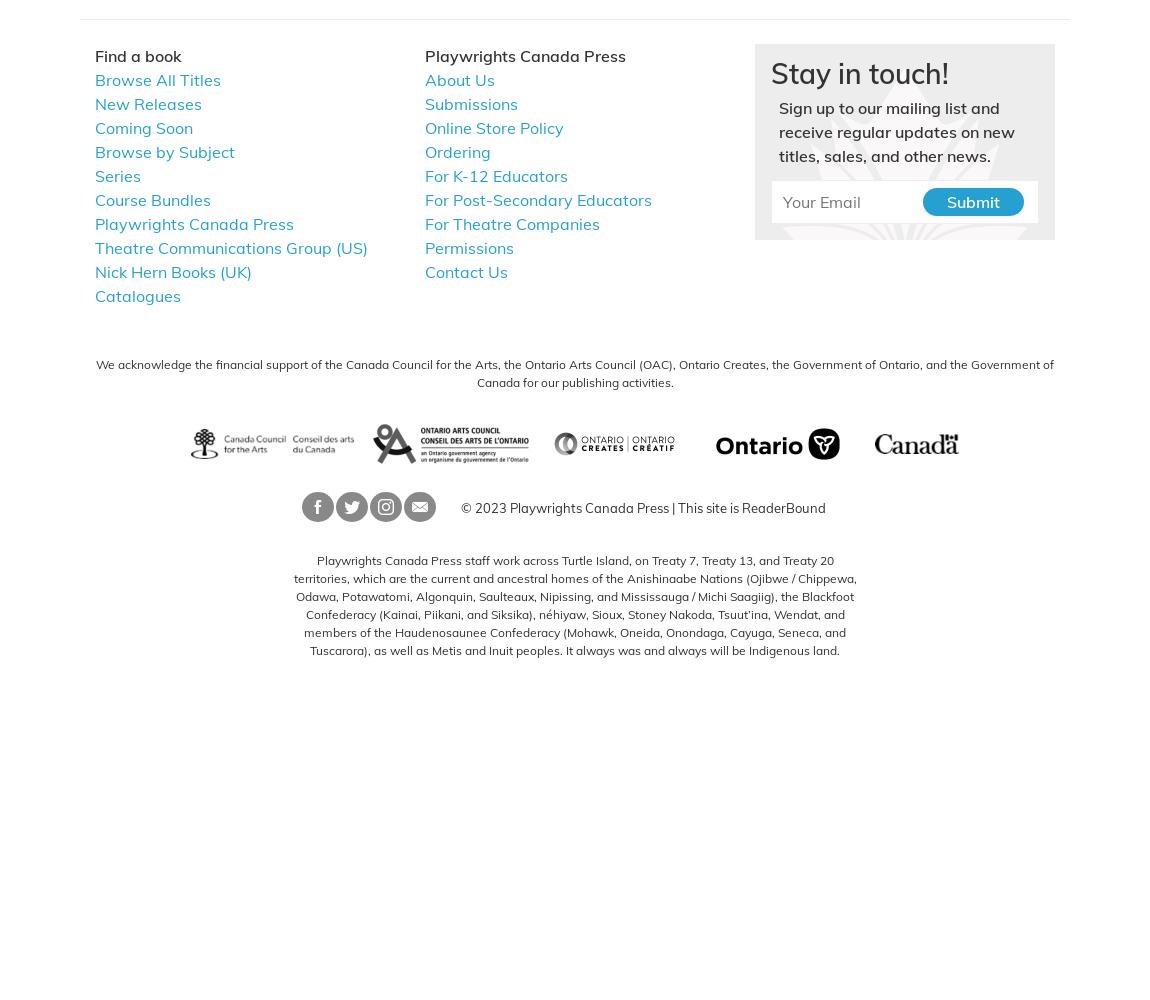 The image size is (1150, 1000). Describe the element at coordinates (425, 222) in the screenshot. I see `'For Theatre Companies'` at that location.